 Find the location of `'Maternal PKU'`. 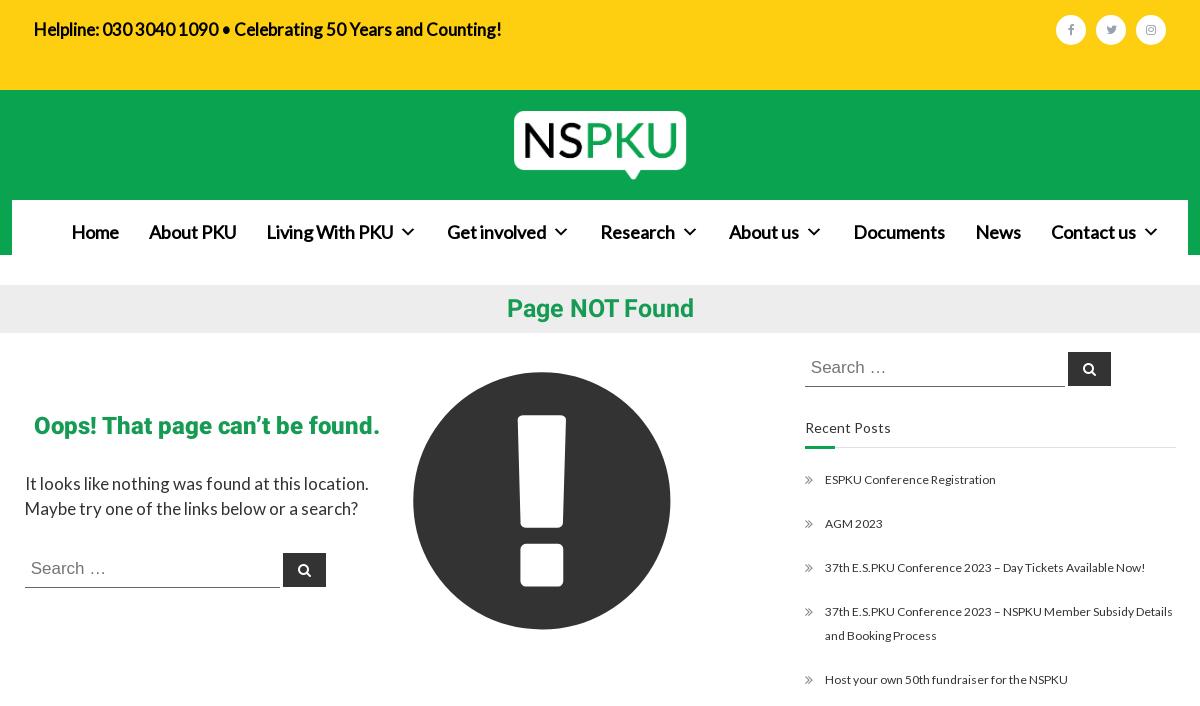

'Maternal PKU' is located at coordinates (623, 476).